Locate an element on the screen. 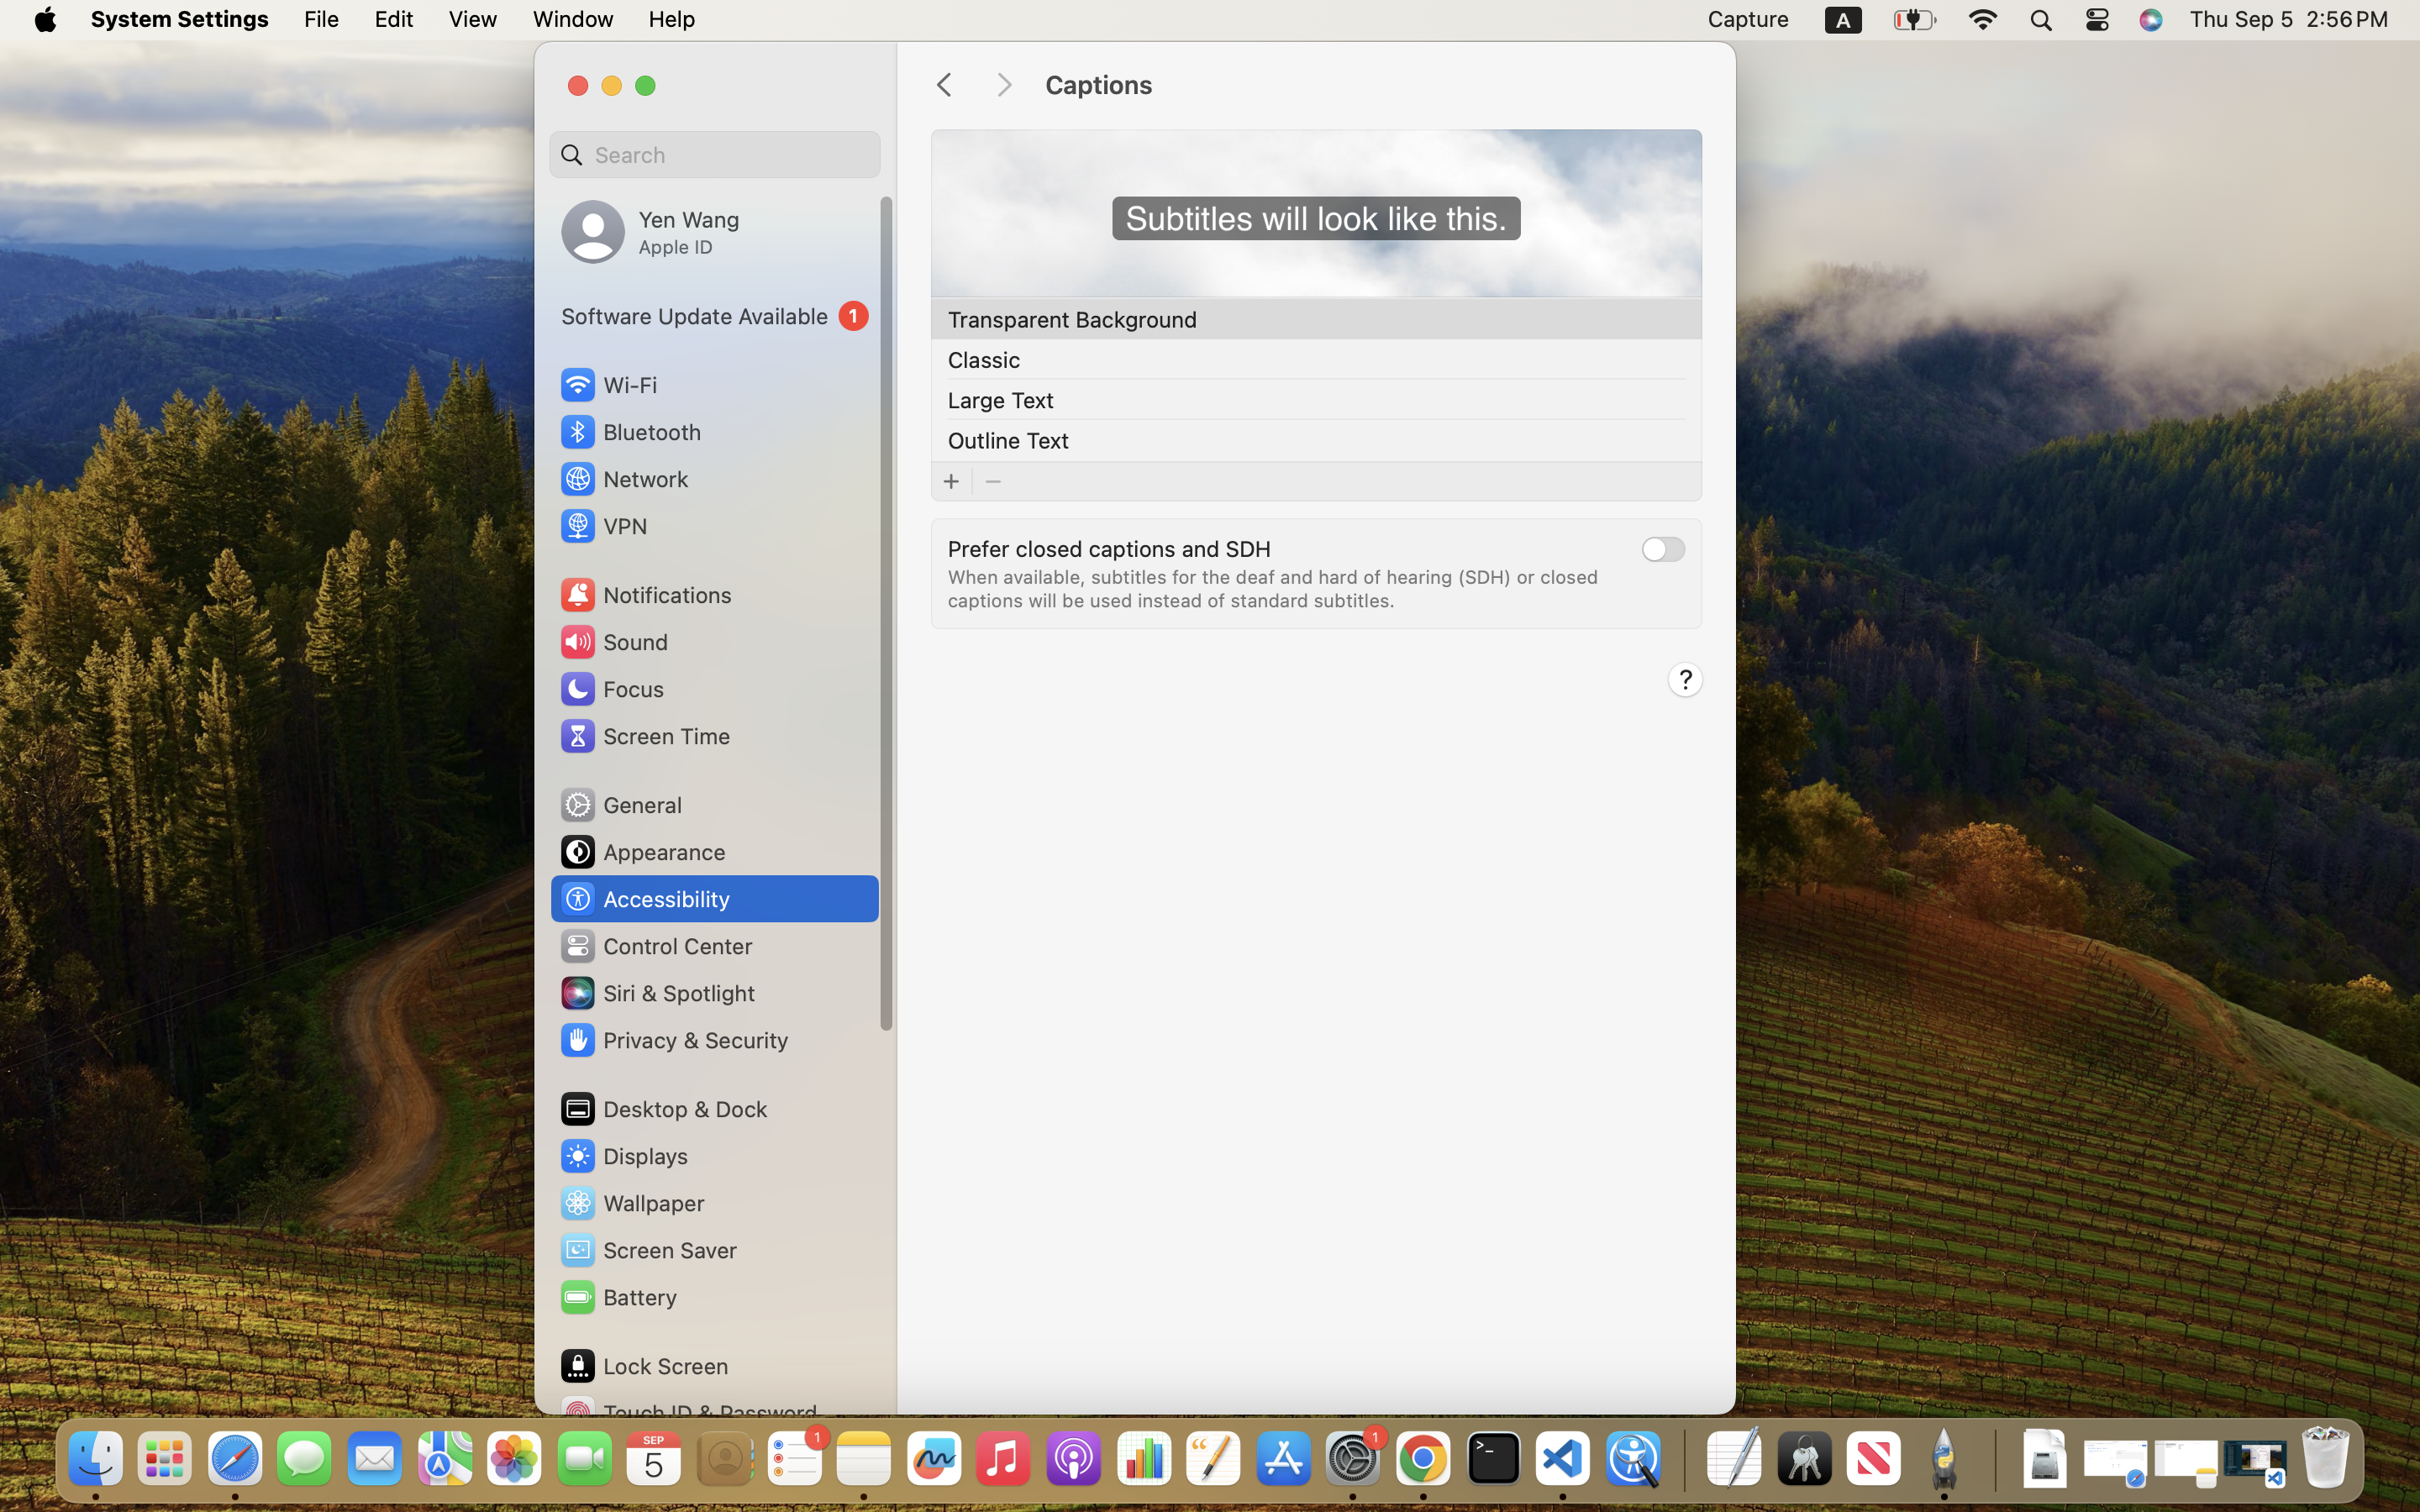  'Bluetooth' is located at coordinates (629, 431).